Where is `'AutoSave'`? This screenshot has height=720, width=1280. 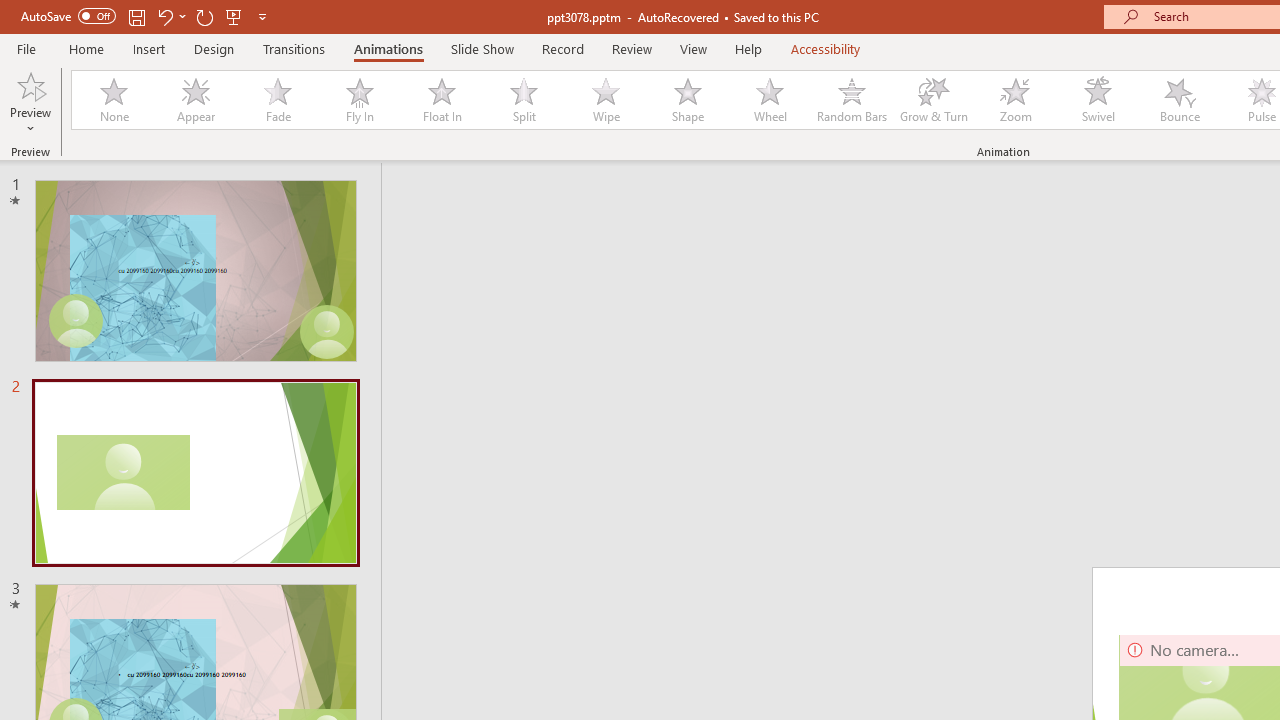 'AutoSave' is located at coordinates (68, 16).